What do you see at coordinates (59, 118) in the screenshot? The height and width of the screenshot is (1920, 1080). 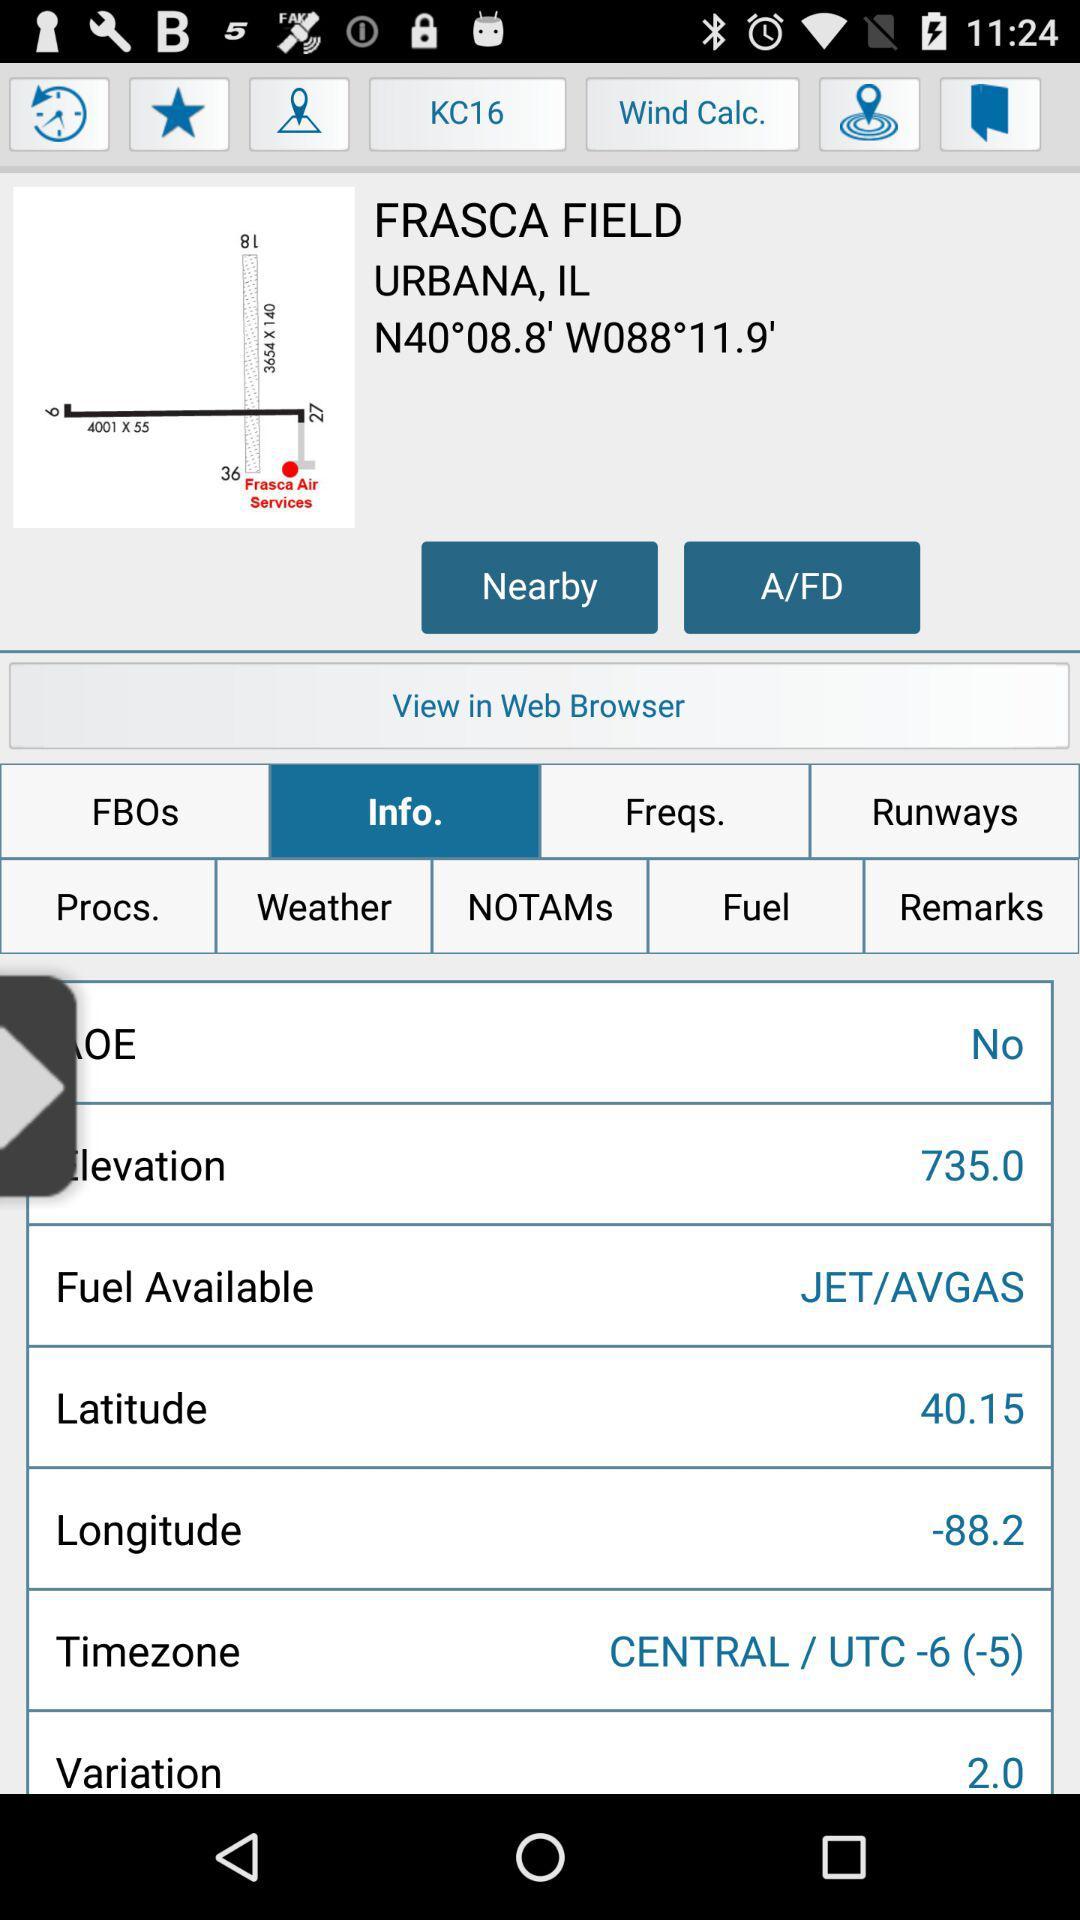 I see `open time` at bounding box center [59, 118].